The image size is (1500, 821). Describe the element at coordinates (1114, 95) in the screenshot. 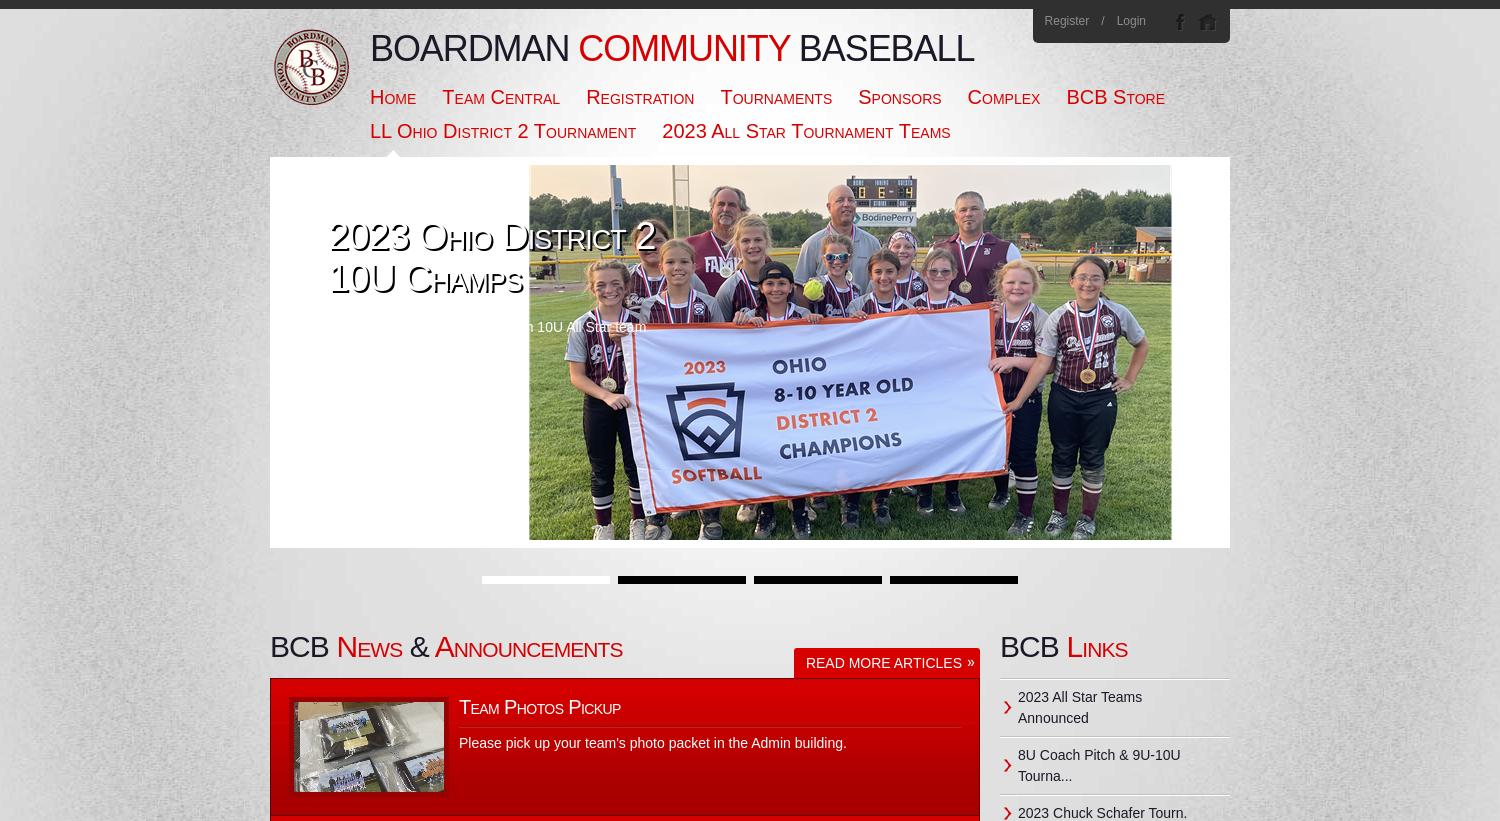

I see `'BCB Store'` at that location.